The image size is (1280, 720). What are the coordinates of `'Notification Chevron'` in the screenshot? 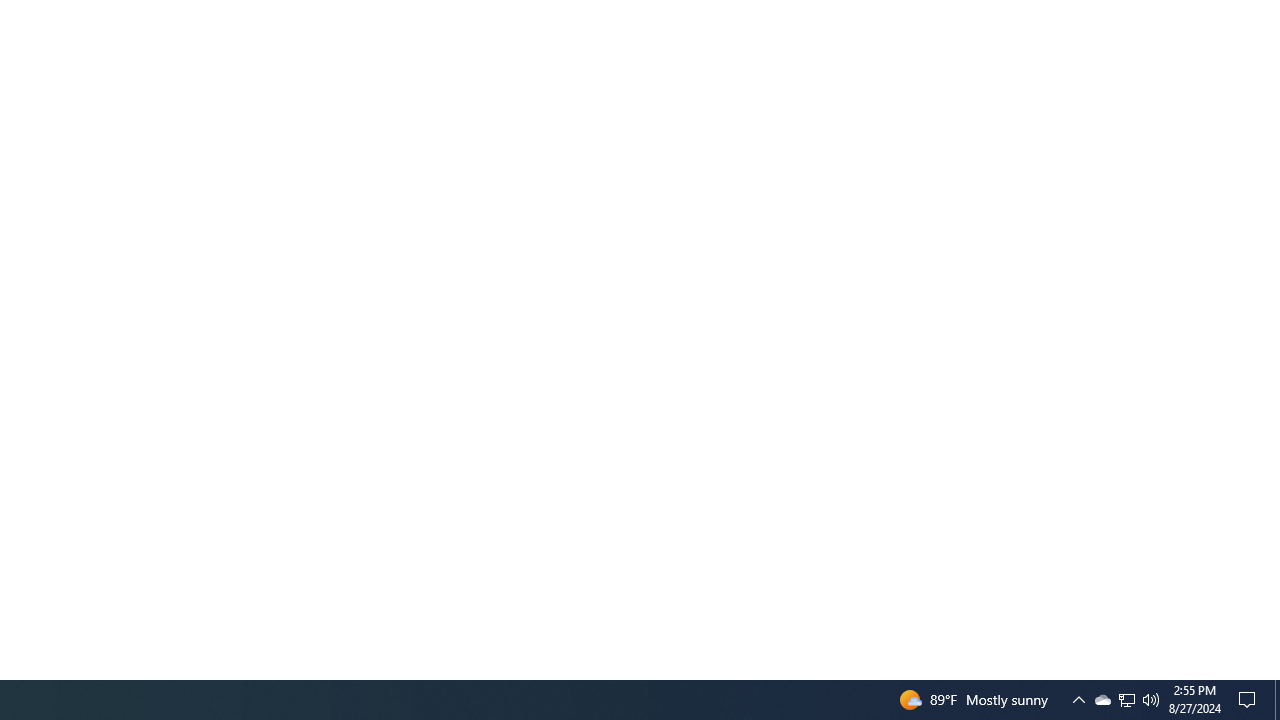 It's located at (1078, 698).